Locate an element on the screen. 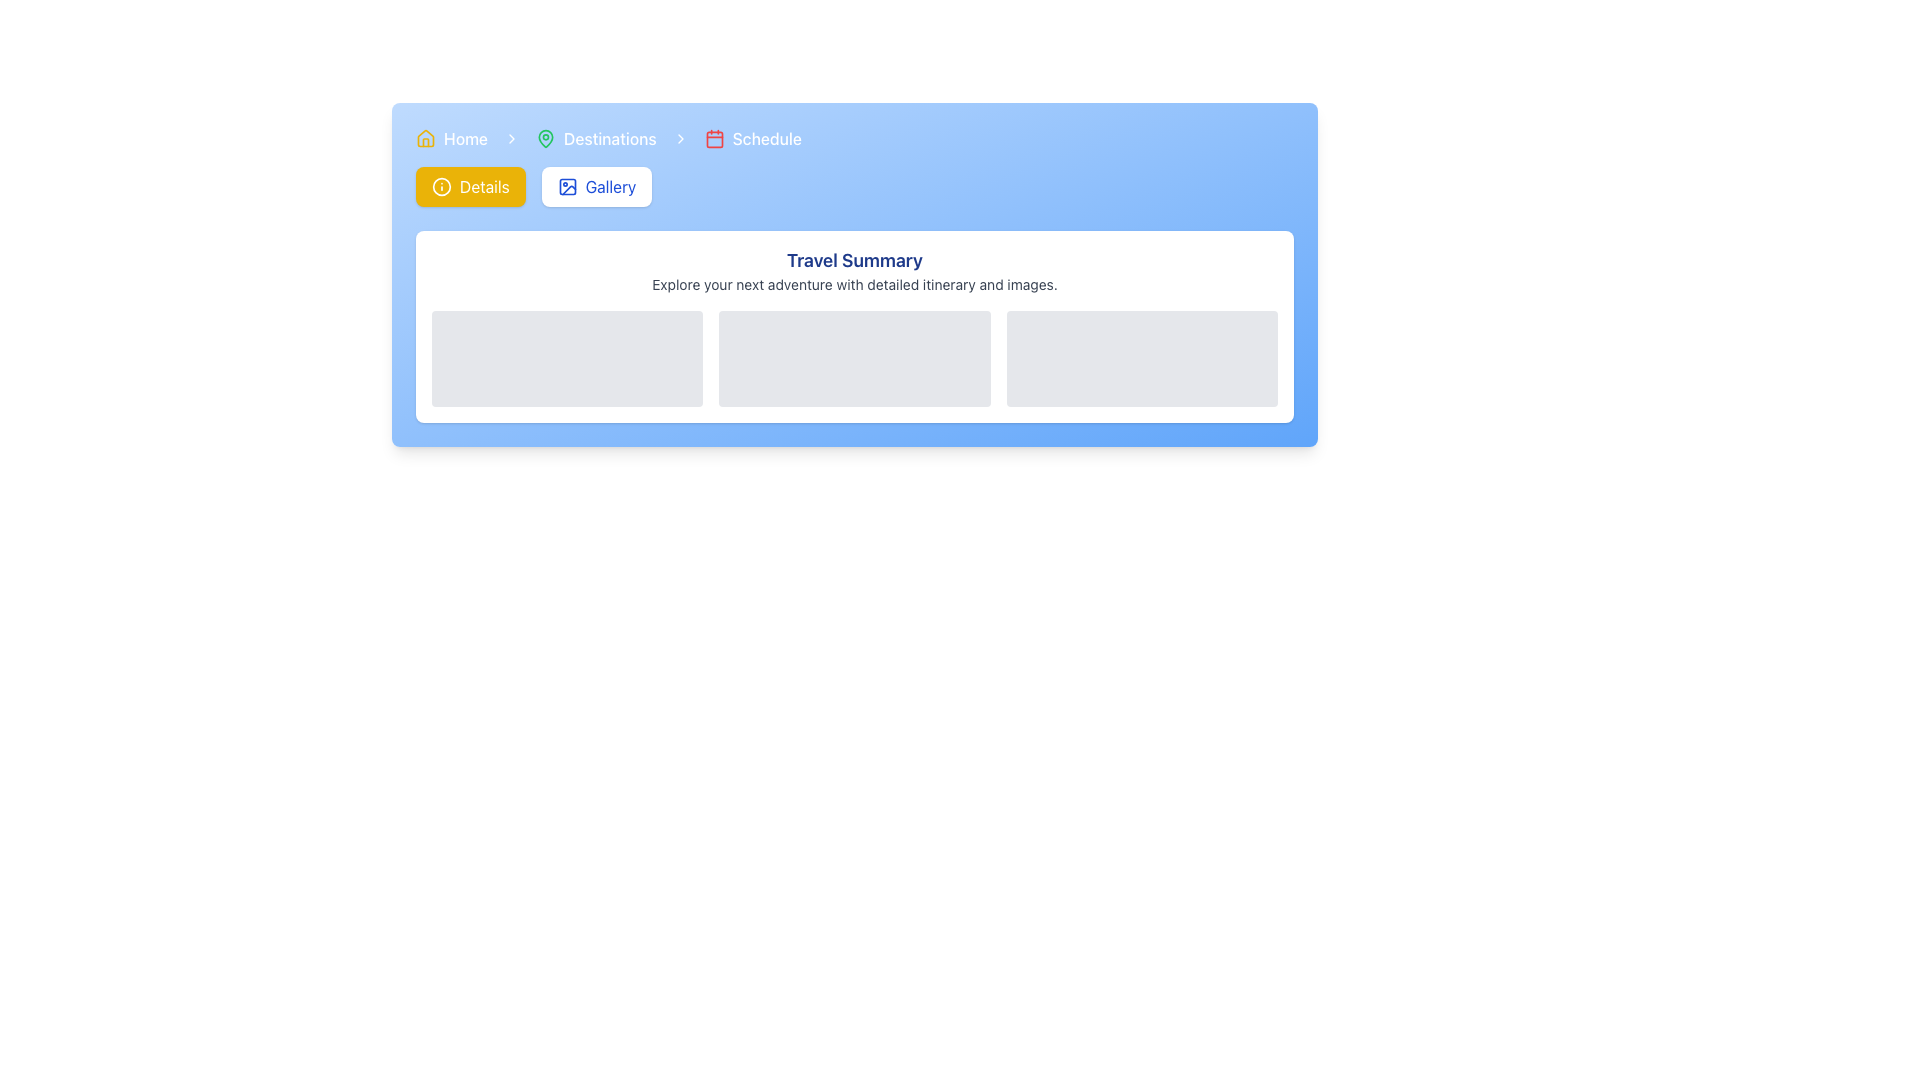 The height and width of the screenshot is (1080, 1920). the button labeled 'Gallery' which is centrally located and includes an icon to its left is located at coordinates (609, 186).